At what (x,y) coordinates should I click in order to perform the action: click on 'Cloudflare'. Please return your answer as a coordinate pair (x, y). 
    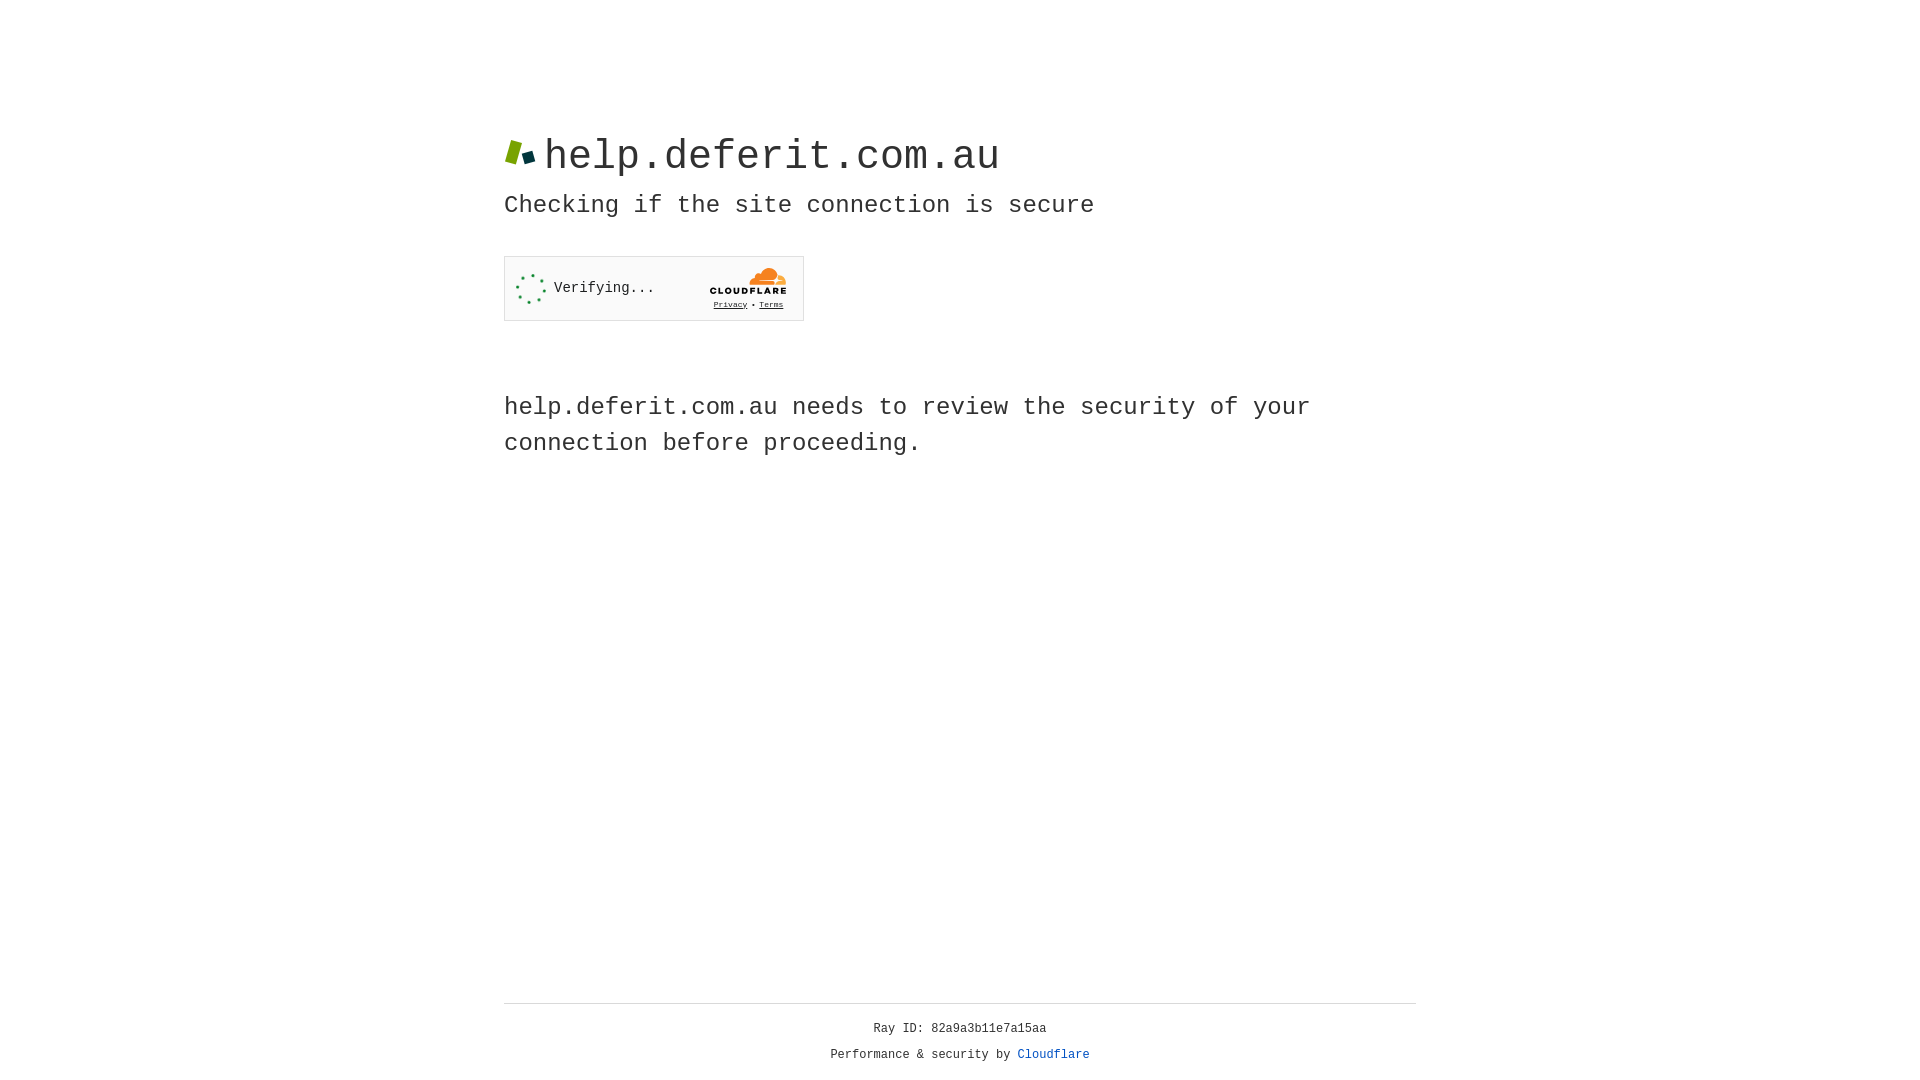
    Looking at the image, I should click on (1053, 1054).